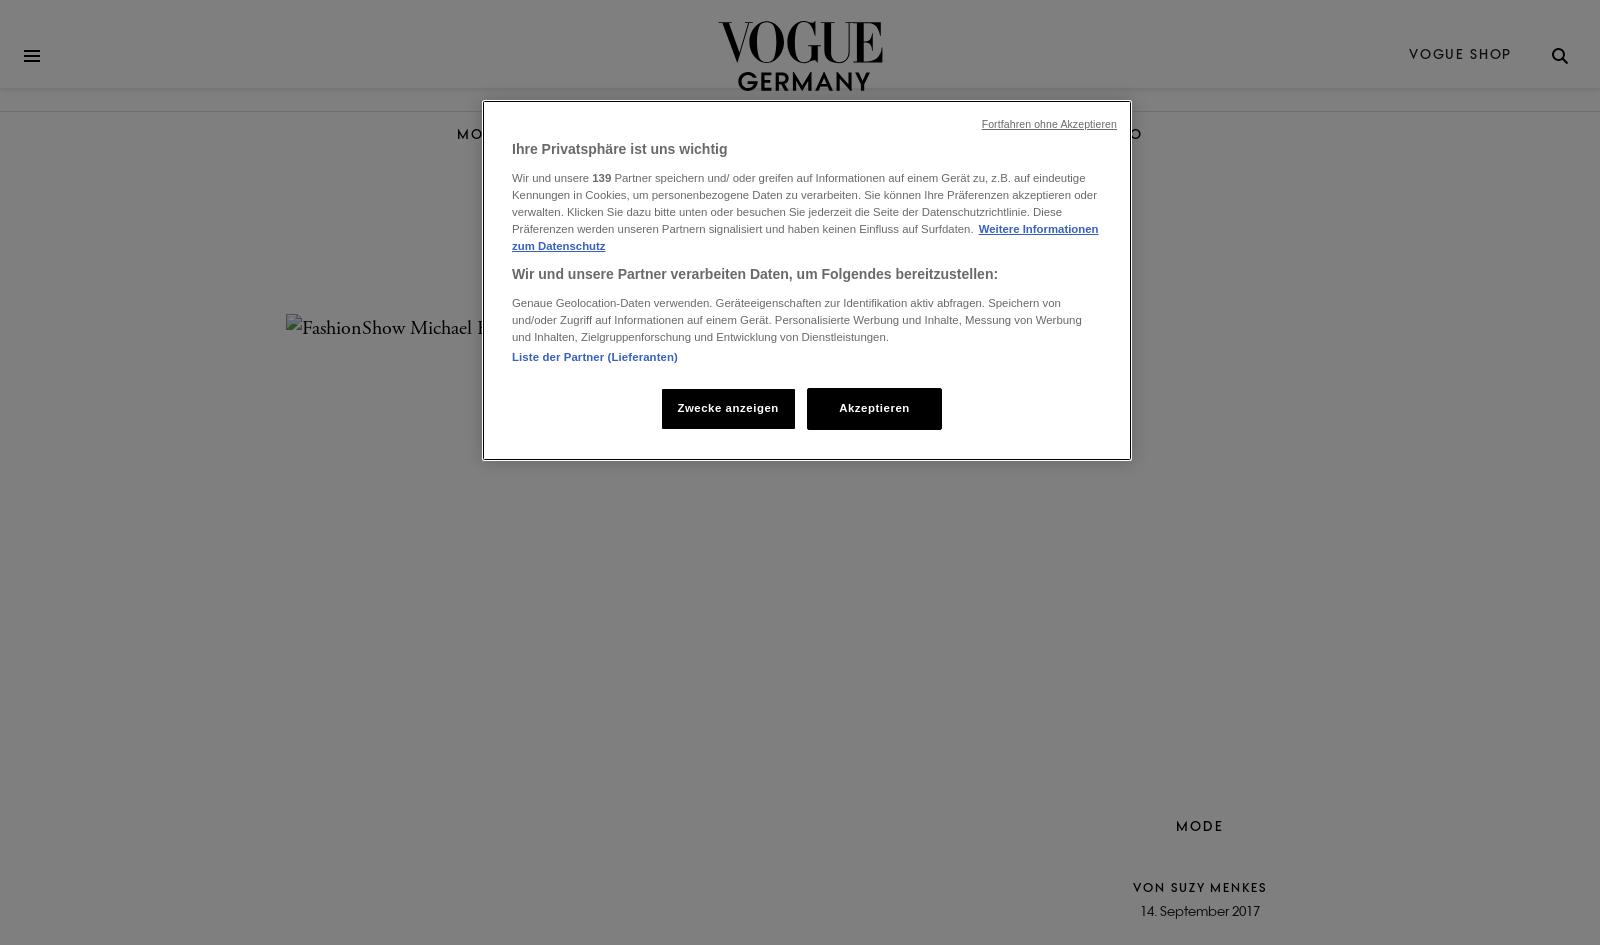 The width and height of the screenshot is (1600, 945). What do you see at coordinates (802, 133) in the screenshot?
I see `'Kultur'` at bounding box center [802, 133].